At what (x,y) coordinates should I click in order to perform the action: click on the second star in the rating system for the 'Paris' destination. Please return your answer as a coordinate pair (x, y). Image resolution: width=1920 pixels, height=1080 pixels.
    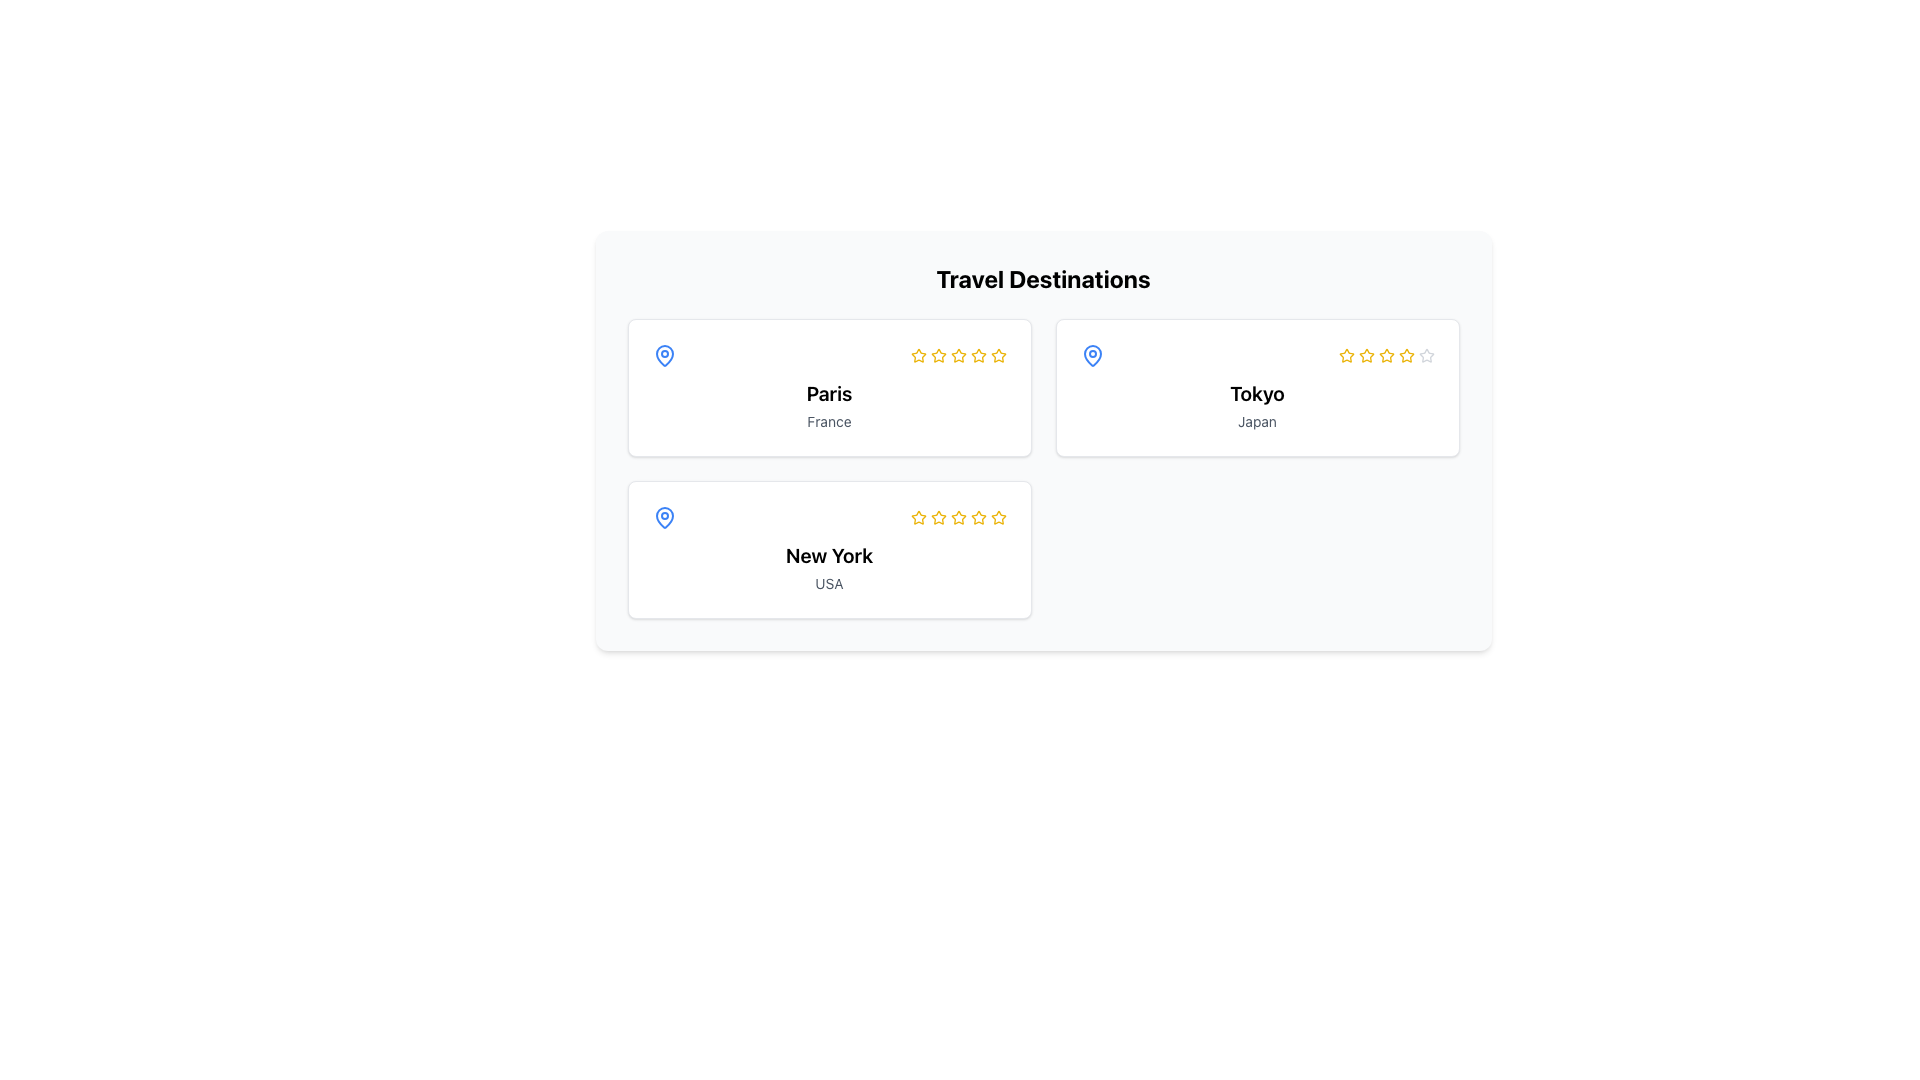
    Looking at the image, I should click on (937, 354).